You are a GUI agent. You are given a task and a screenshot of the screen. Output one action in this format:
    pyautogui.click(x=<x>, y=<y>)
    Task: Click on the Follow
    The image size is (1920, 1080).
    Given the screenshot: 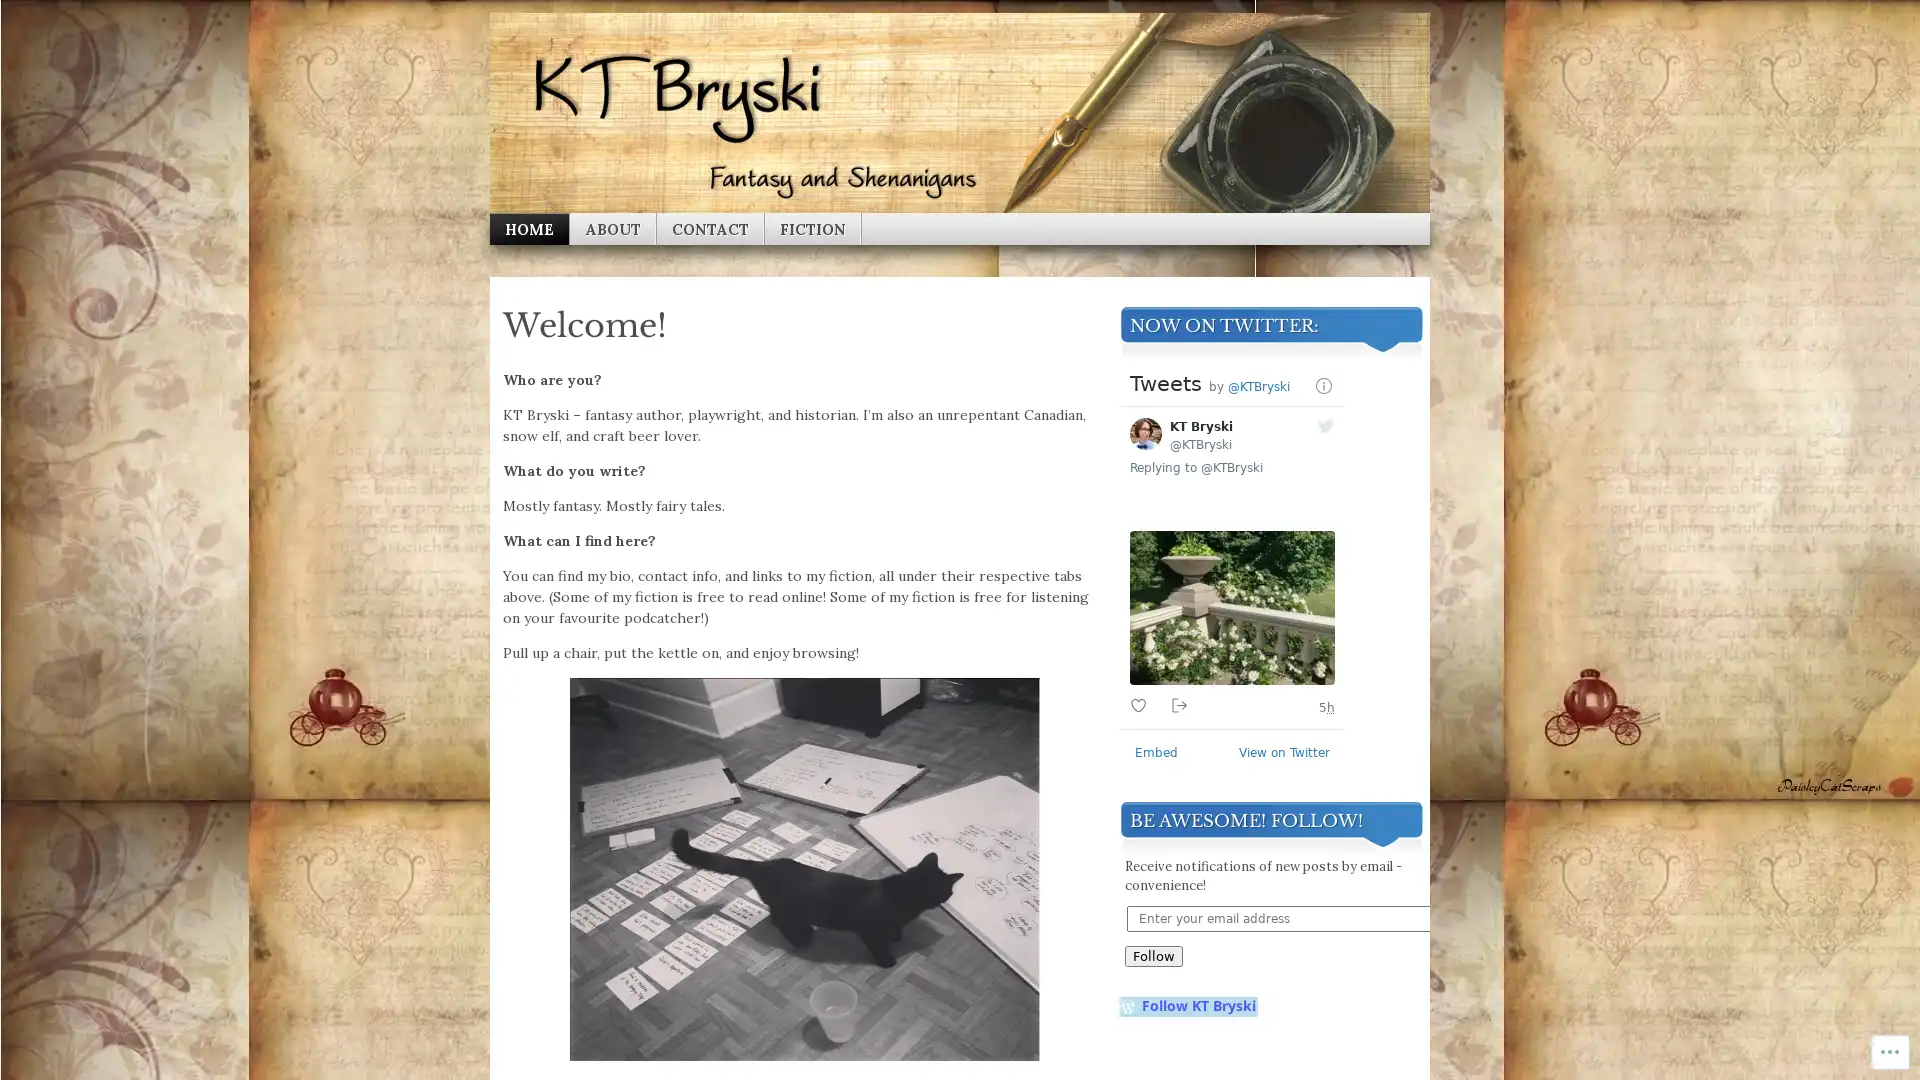 What is the action you would take?
    pyautogui.click(x=1153, y=955)
    